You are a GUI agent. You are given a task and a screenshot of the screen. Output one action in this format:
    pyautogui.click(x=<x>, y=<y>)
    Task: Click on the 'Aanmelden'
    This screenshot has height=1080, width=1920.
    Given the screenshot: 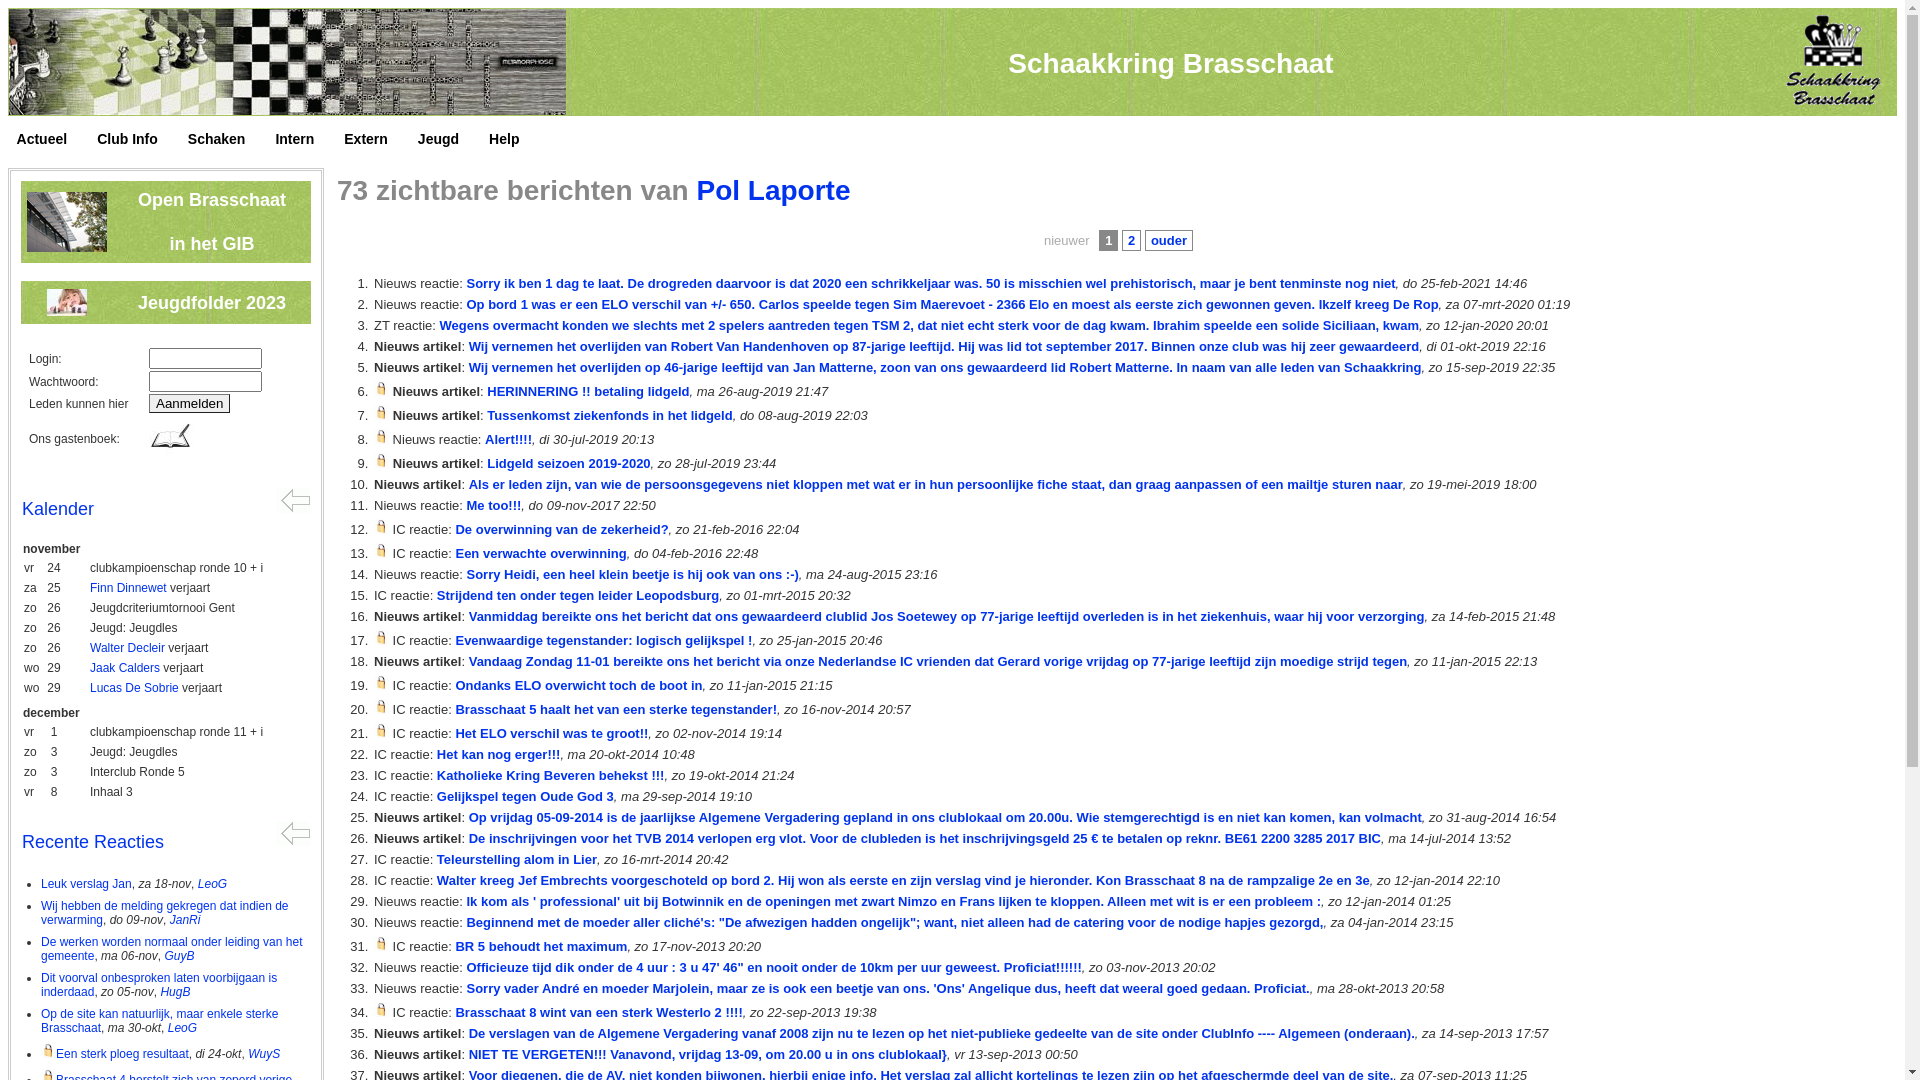 What is the action you would take?
    pyautogui.click(x=147, y=403)
    